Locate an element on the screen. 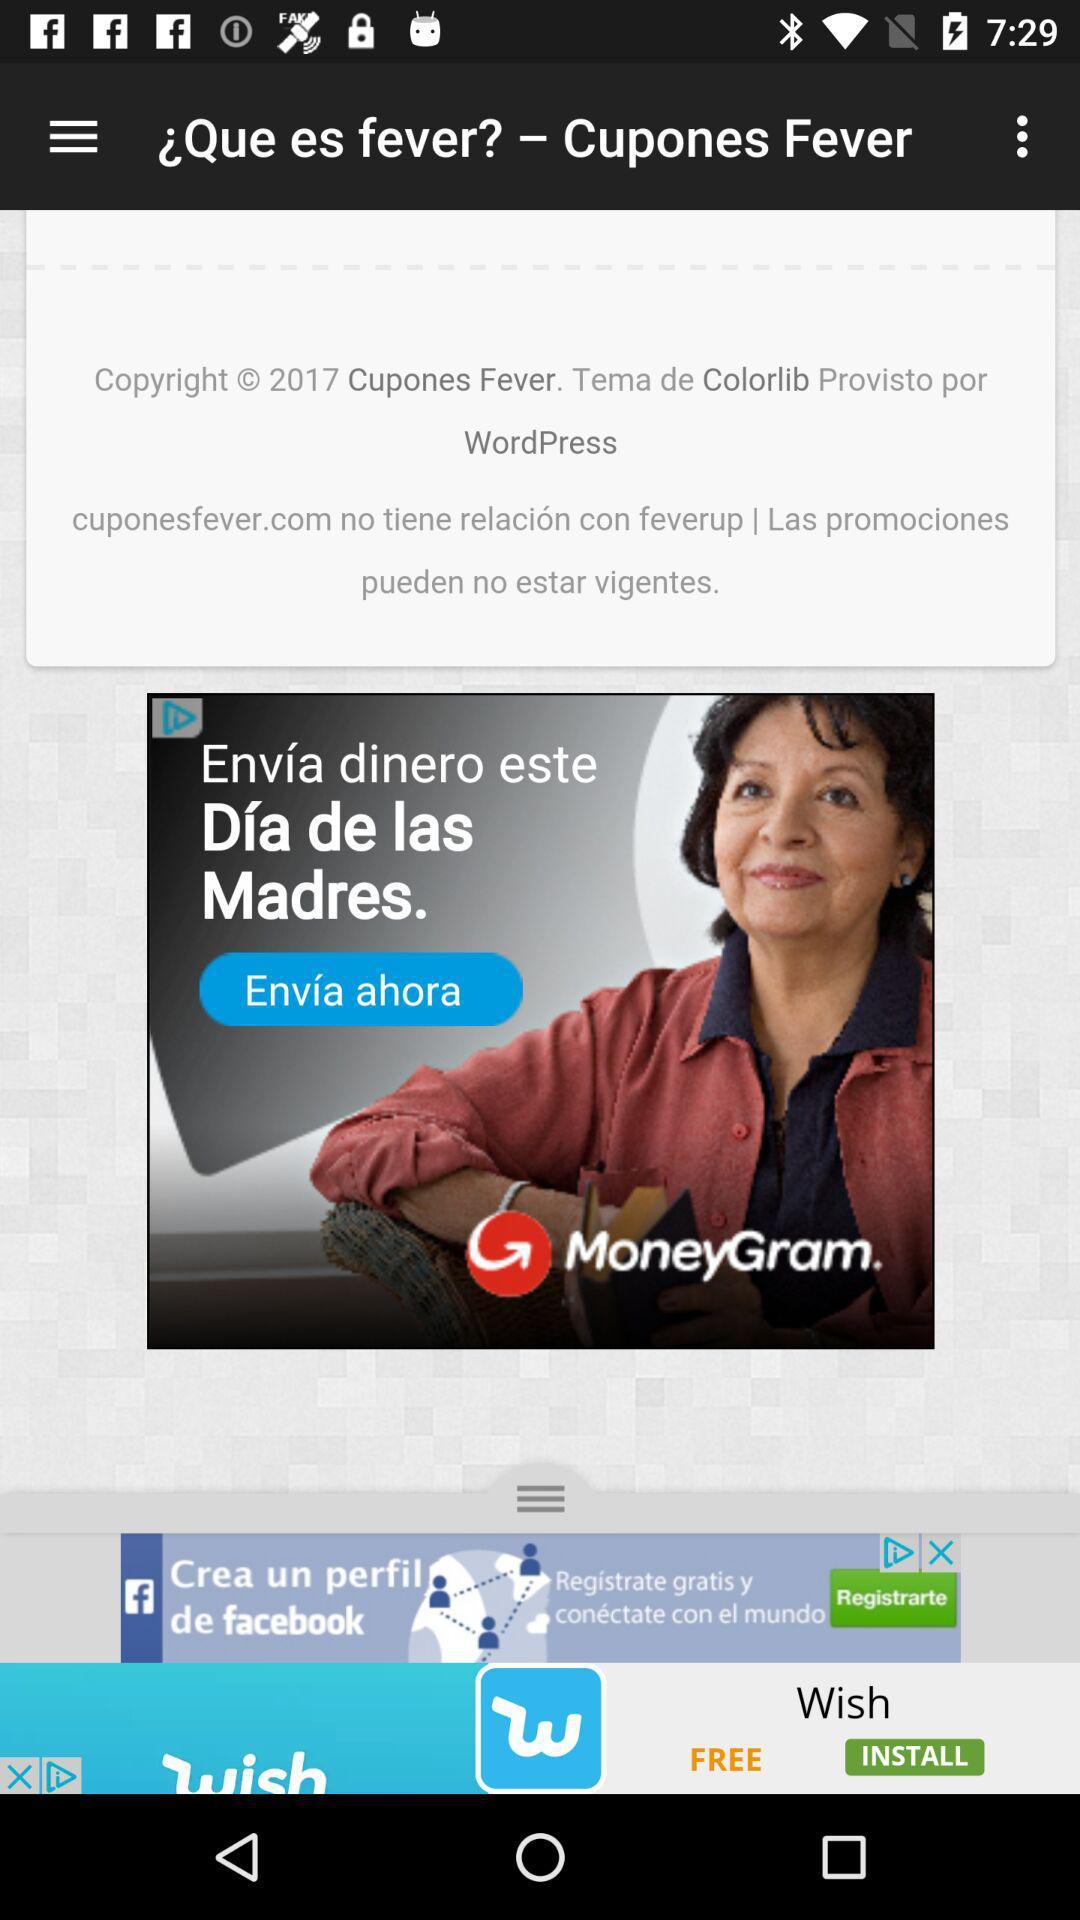 Image resolution: width=1080 pixels, height=1920 pixels. advertisement is located at coordinates (540, 935).